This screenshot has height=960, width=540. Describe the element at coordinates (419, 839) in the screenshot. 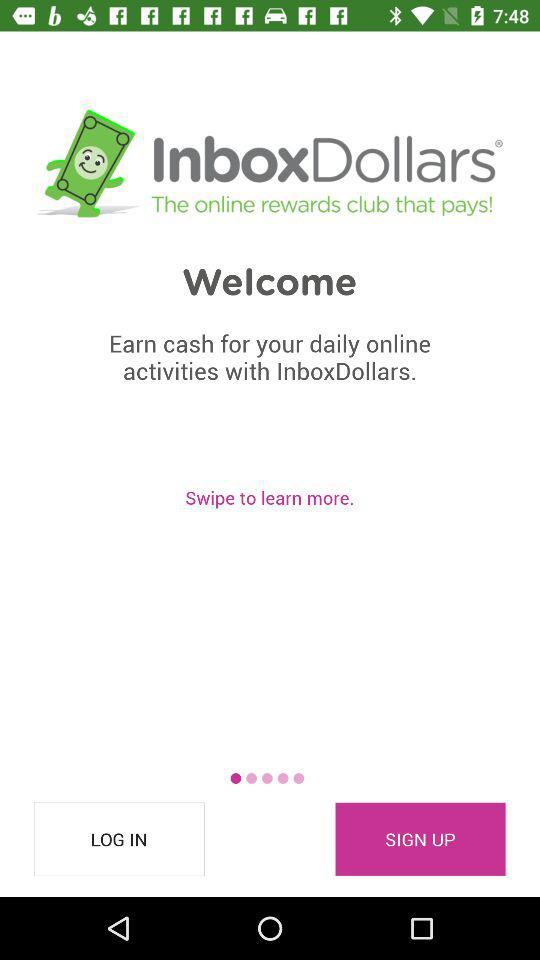

I see `sign up item` at that location.